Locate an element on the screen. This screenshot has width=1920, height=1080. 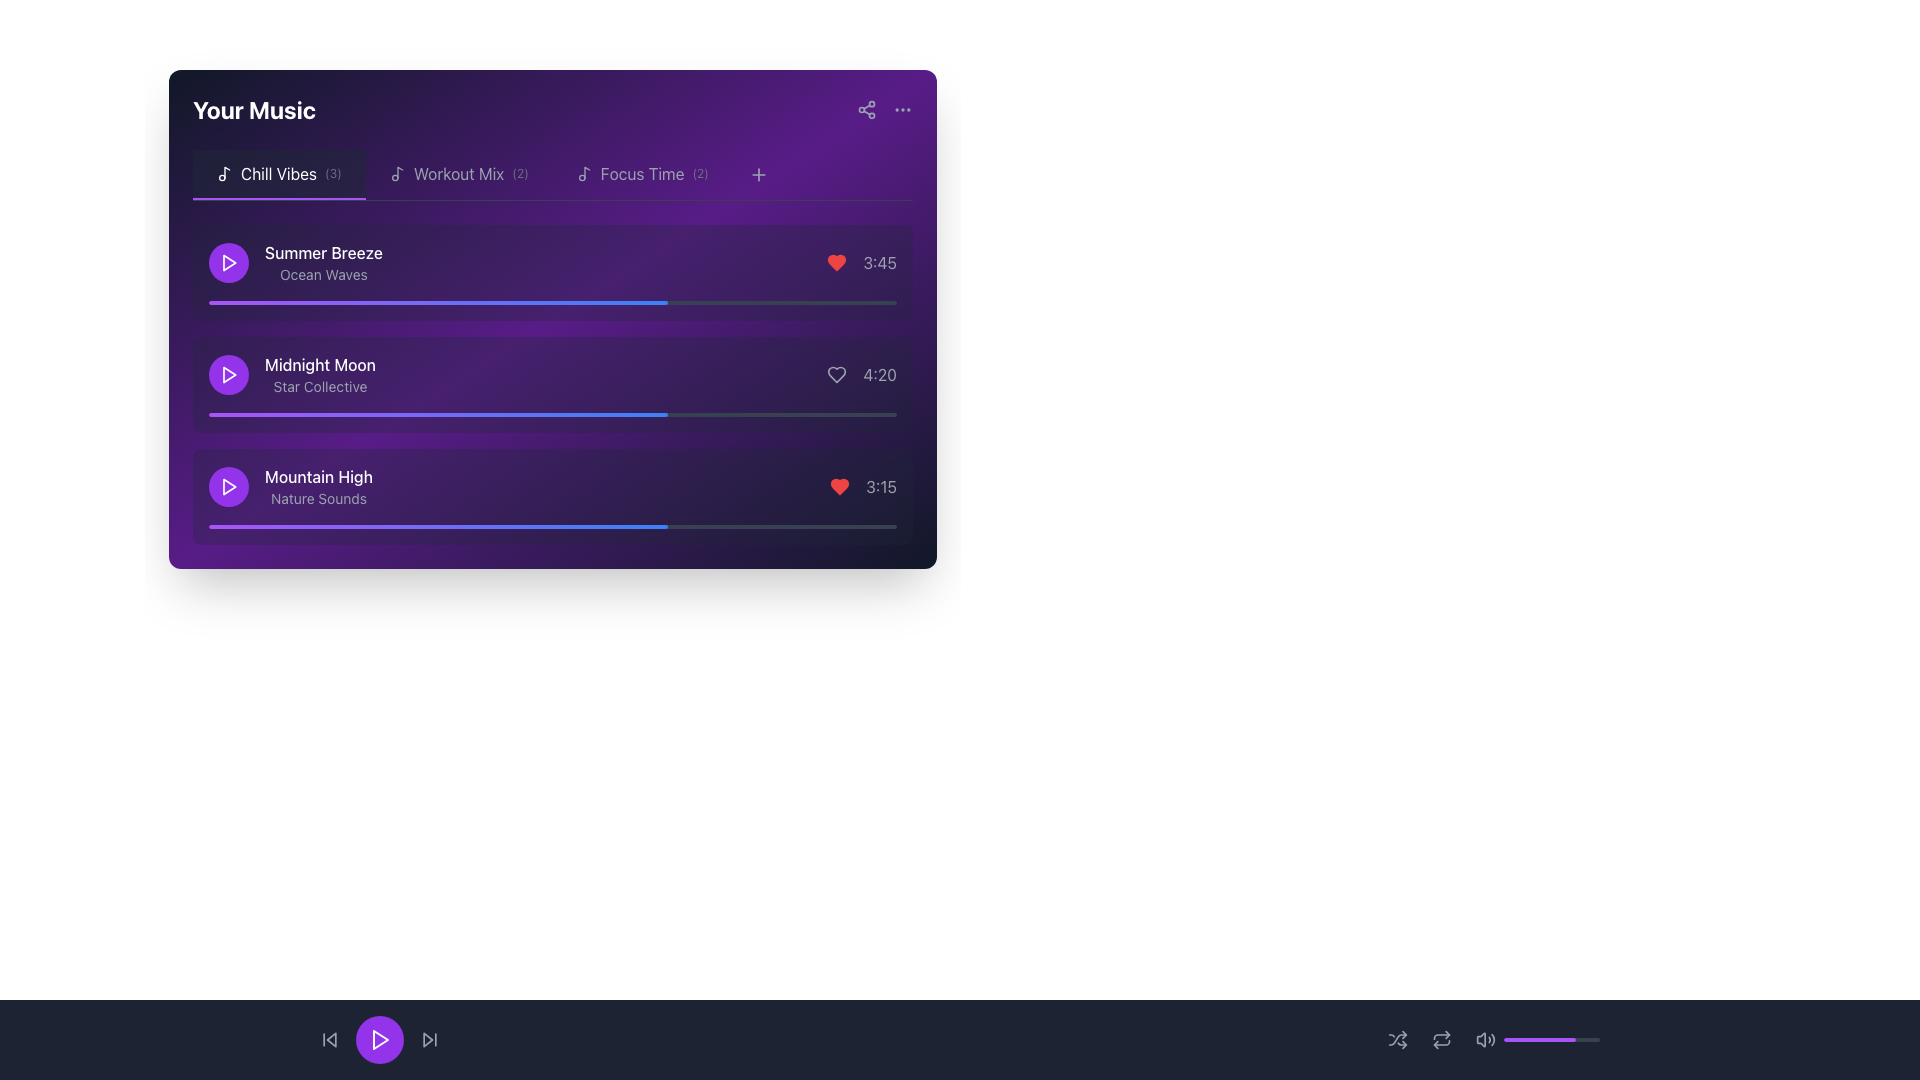
the 'Focus Time' tab label, which is the third textual item in a horizontal list at the top of the music interface is located at coordinates (642, 172).